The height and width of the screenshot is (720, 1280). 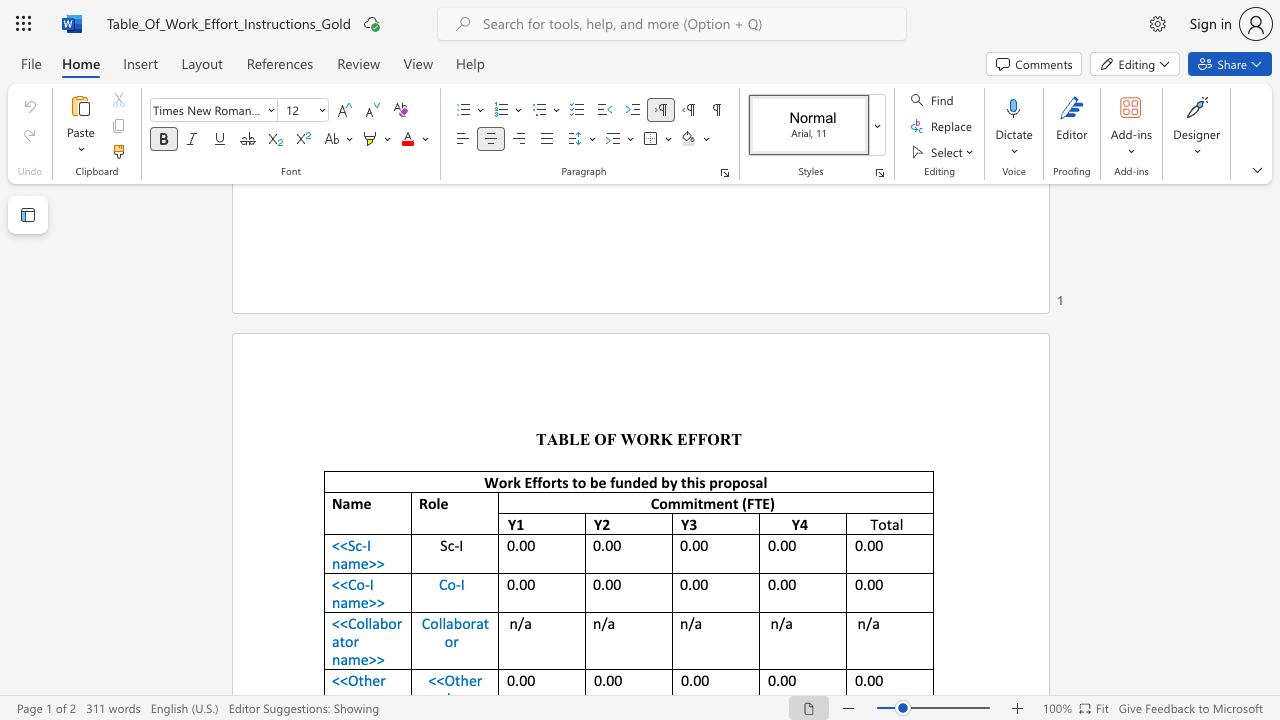 What do you see at coordinates (532, 482) in the screenshot?
I see `the subset text "fforts" within the text "Work Efforts to be funded by this proposal"` at bounding box center [532, 482].